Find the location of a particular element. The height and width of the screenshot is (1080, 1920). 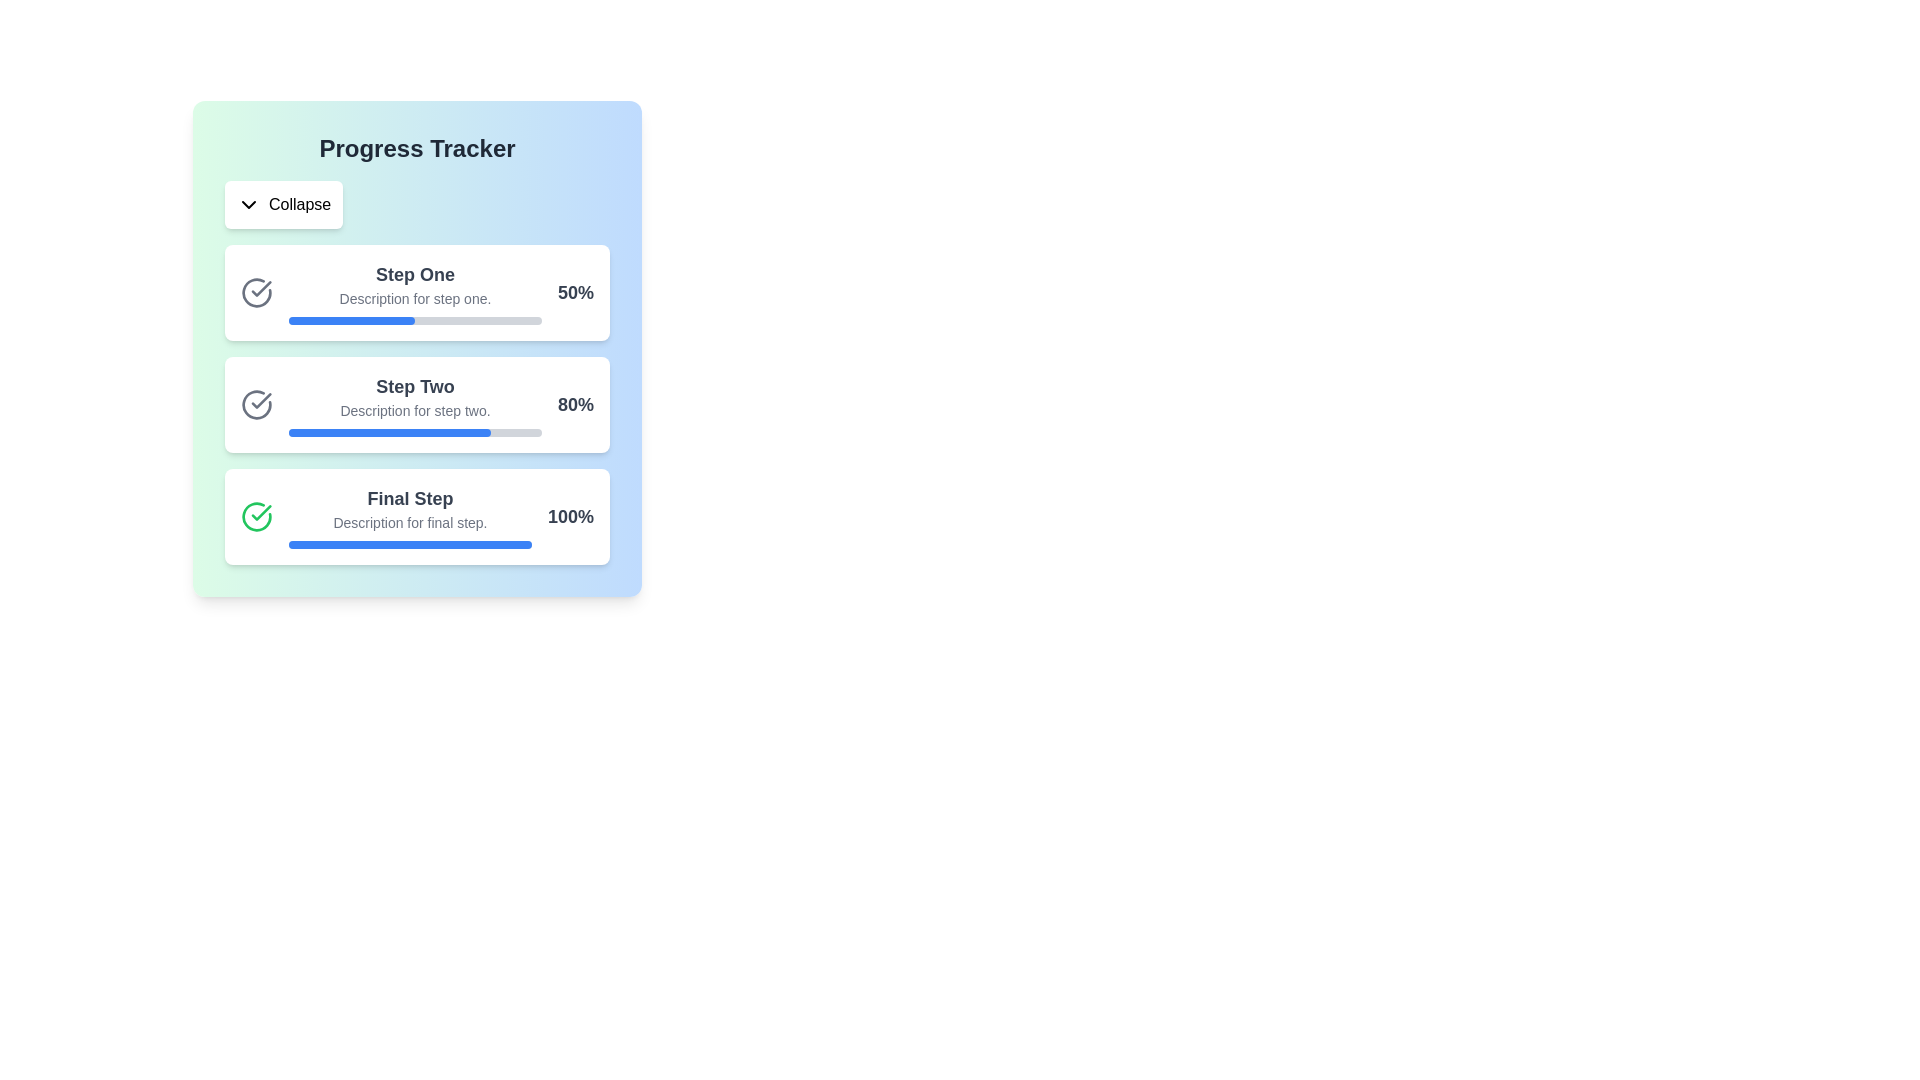

the completion percentage visually on the Progress bar located below the 'Step One' text and its description, as it is the only progress bar associated with this section is located at coordinates (414, 319).